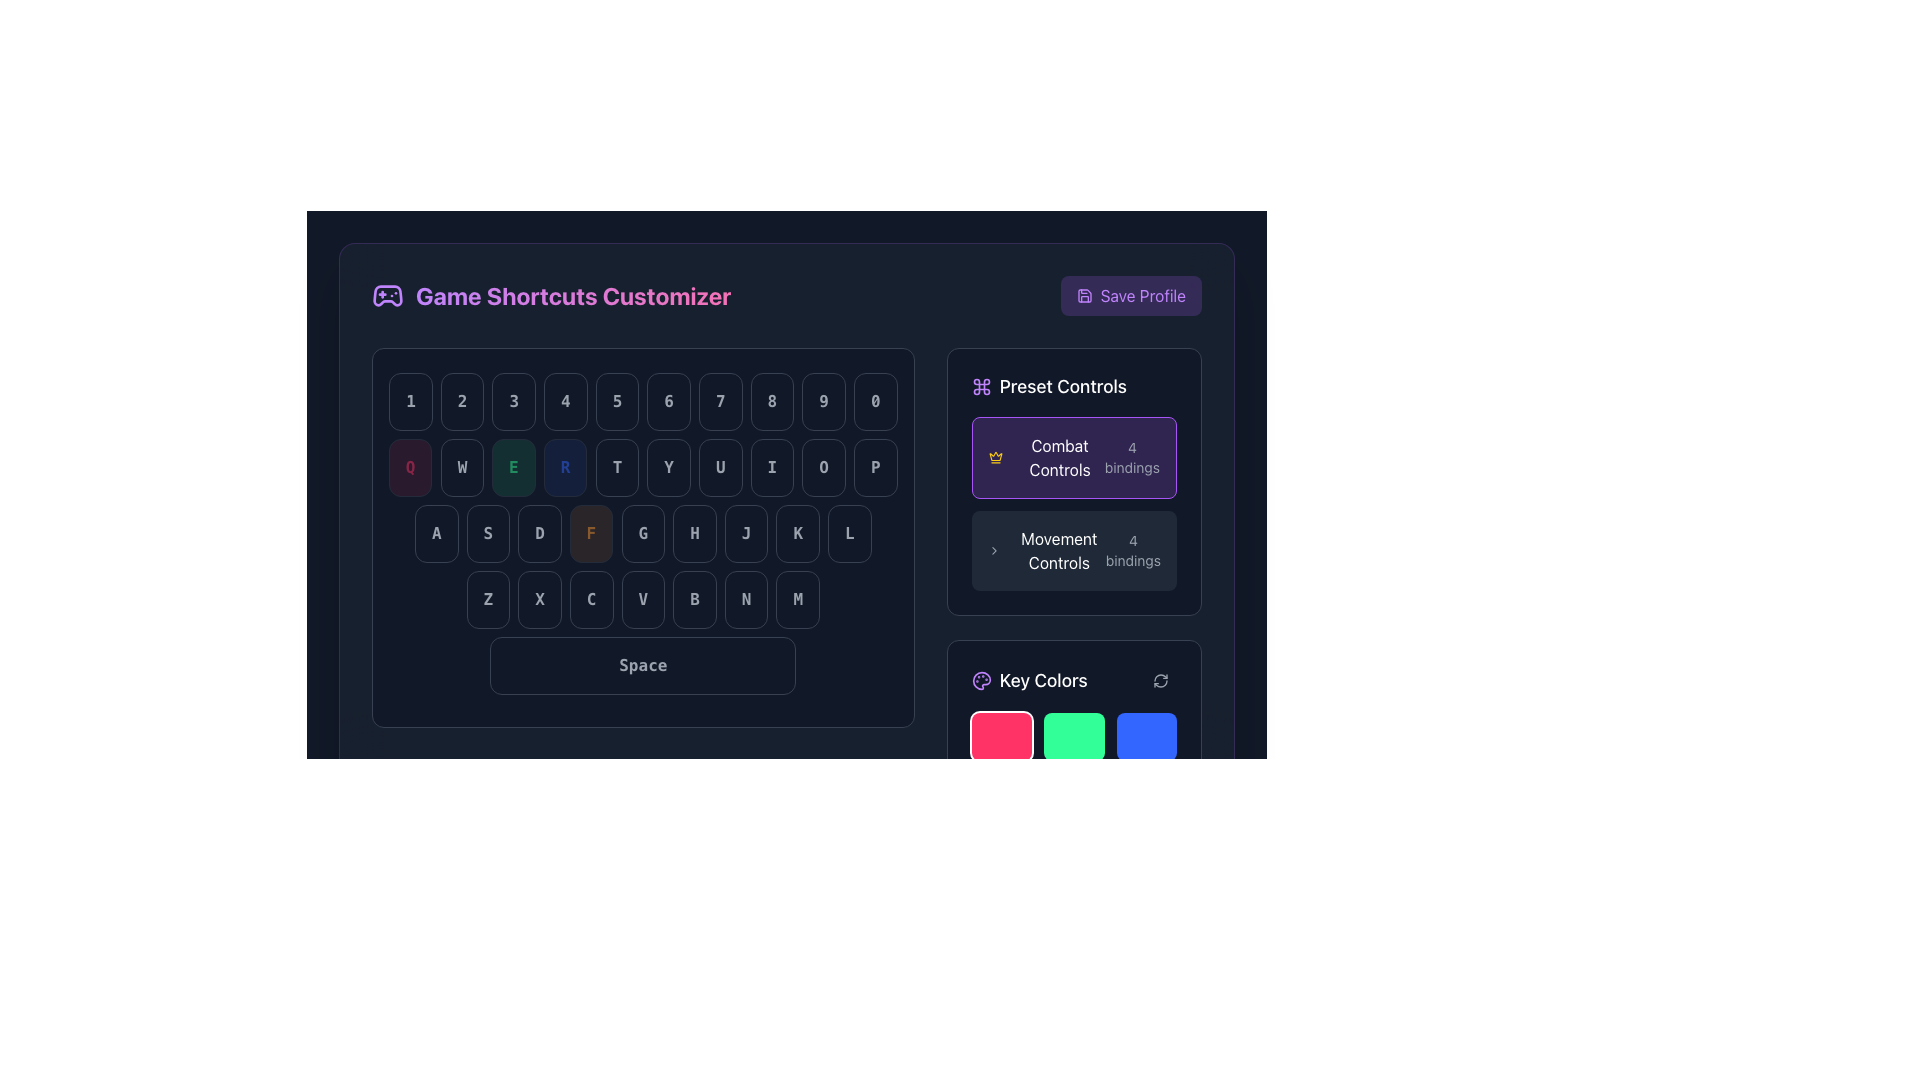 Image resolution: width=1920 pixels, height=1080 pixels. Describe the element at coordinates (540, 599) in the screenshot. I see `the button labeled 'X' which is the second button in the bottom row of a keyboard-like layout, positioned between 'Z' and 'C'` at that location.